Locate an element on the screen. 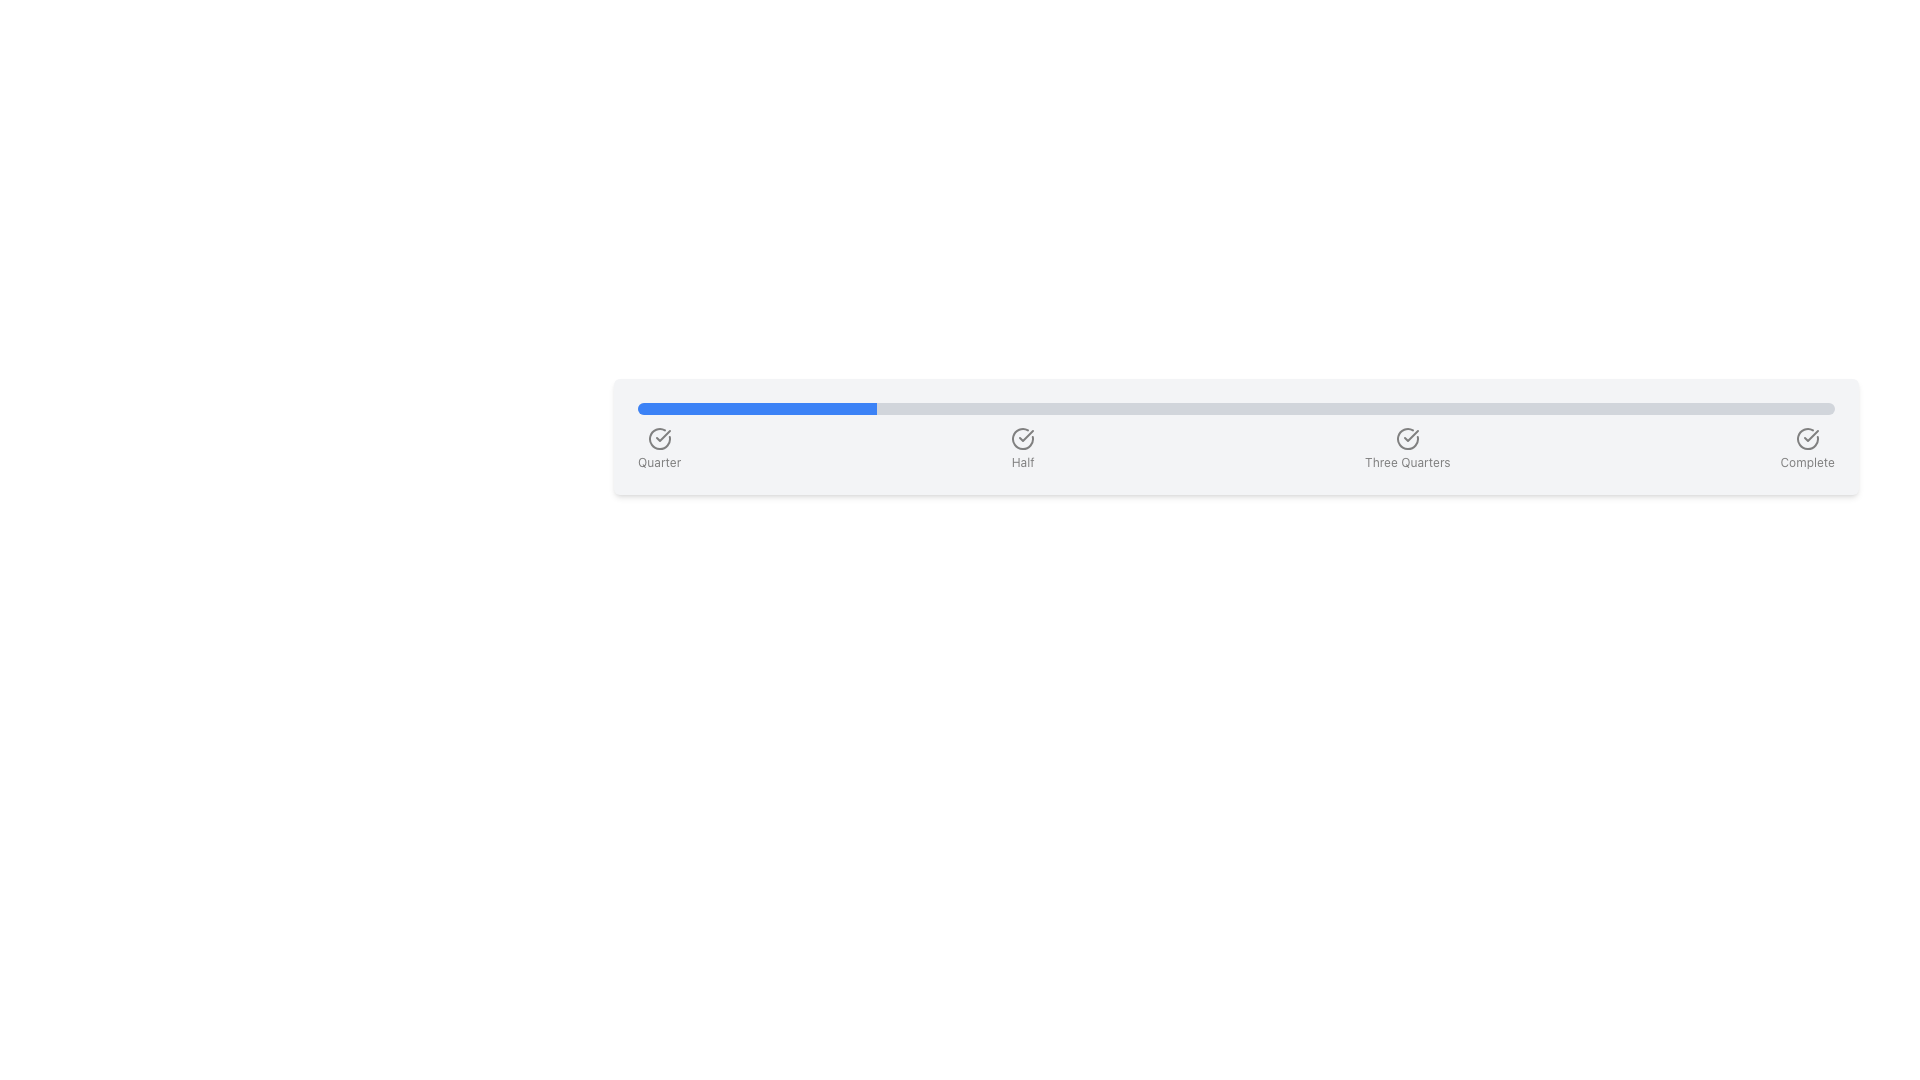  the text label displaying 'Half', located below the checkmark icon is located at coordinates (1023, 462).